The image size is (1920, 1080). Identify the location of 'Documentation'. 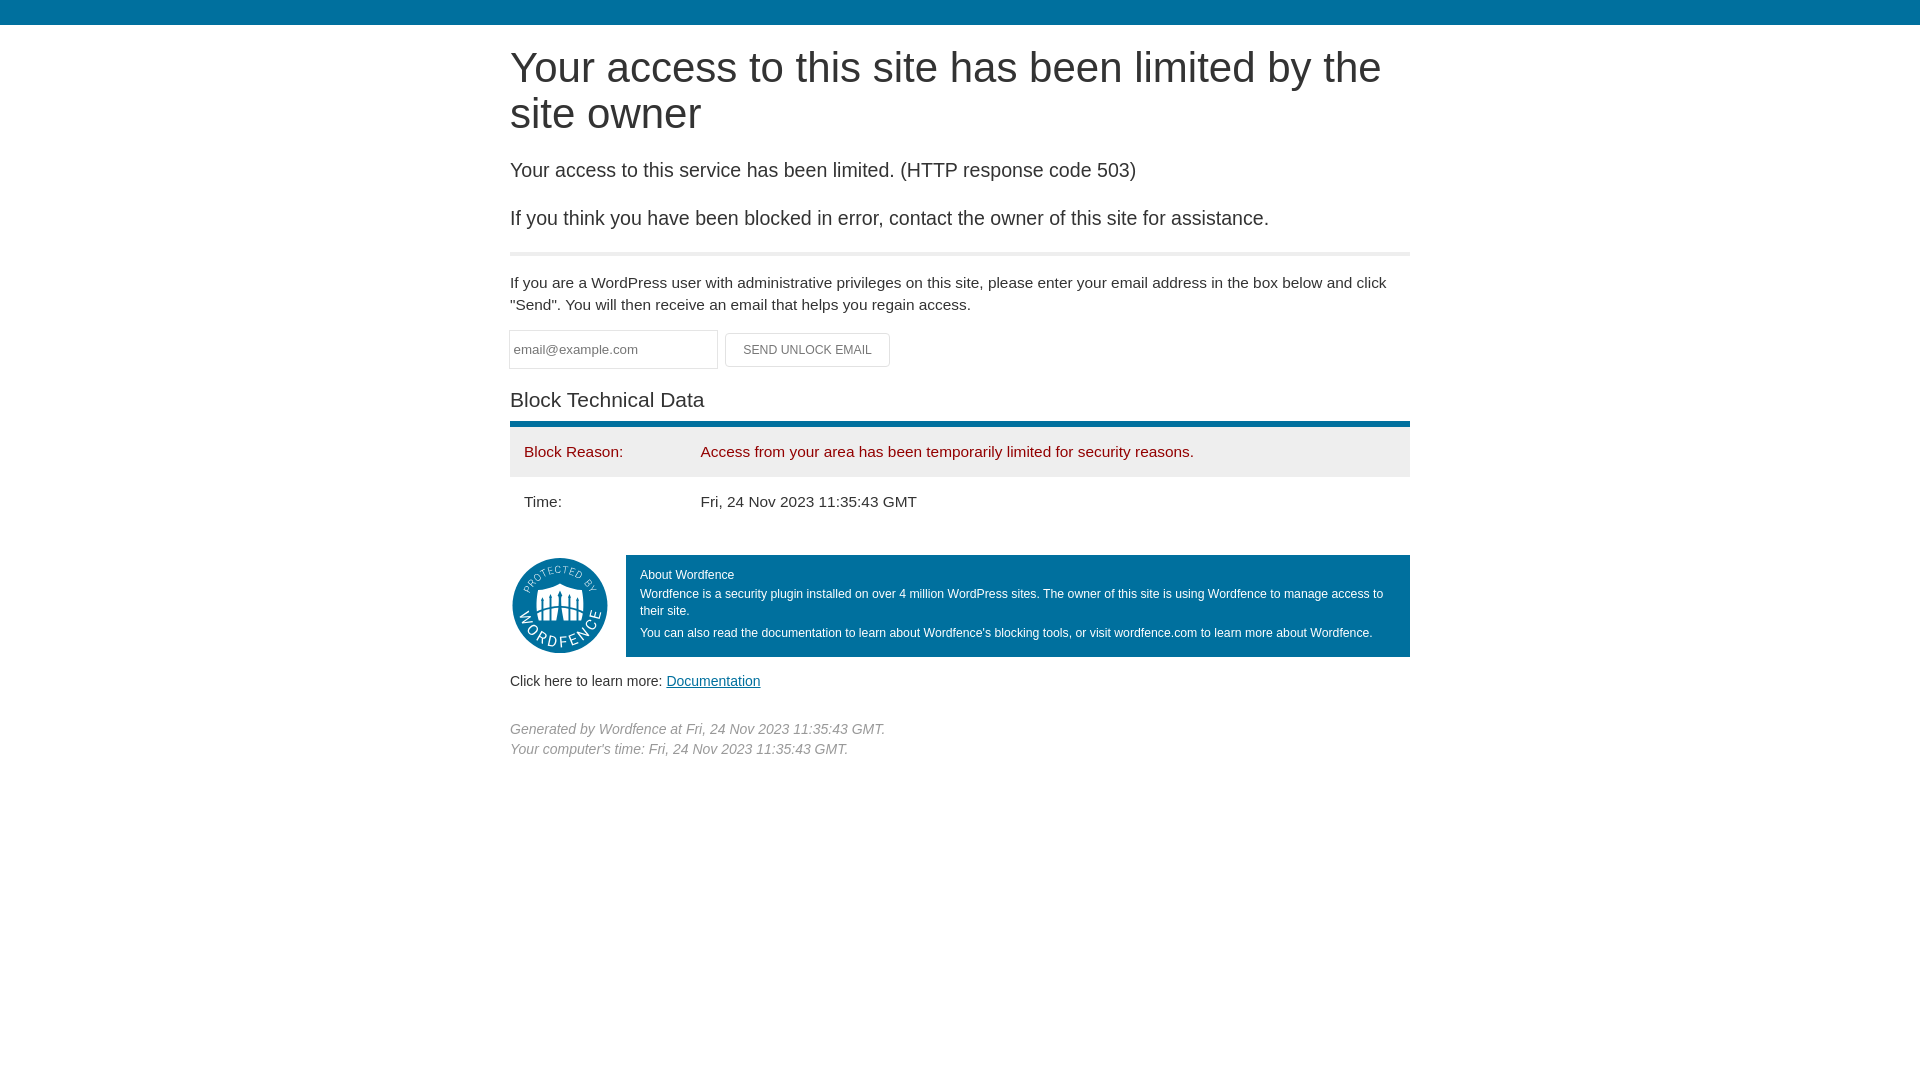
(666, 680).